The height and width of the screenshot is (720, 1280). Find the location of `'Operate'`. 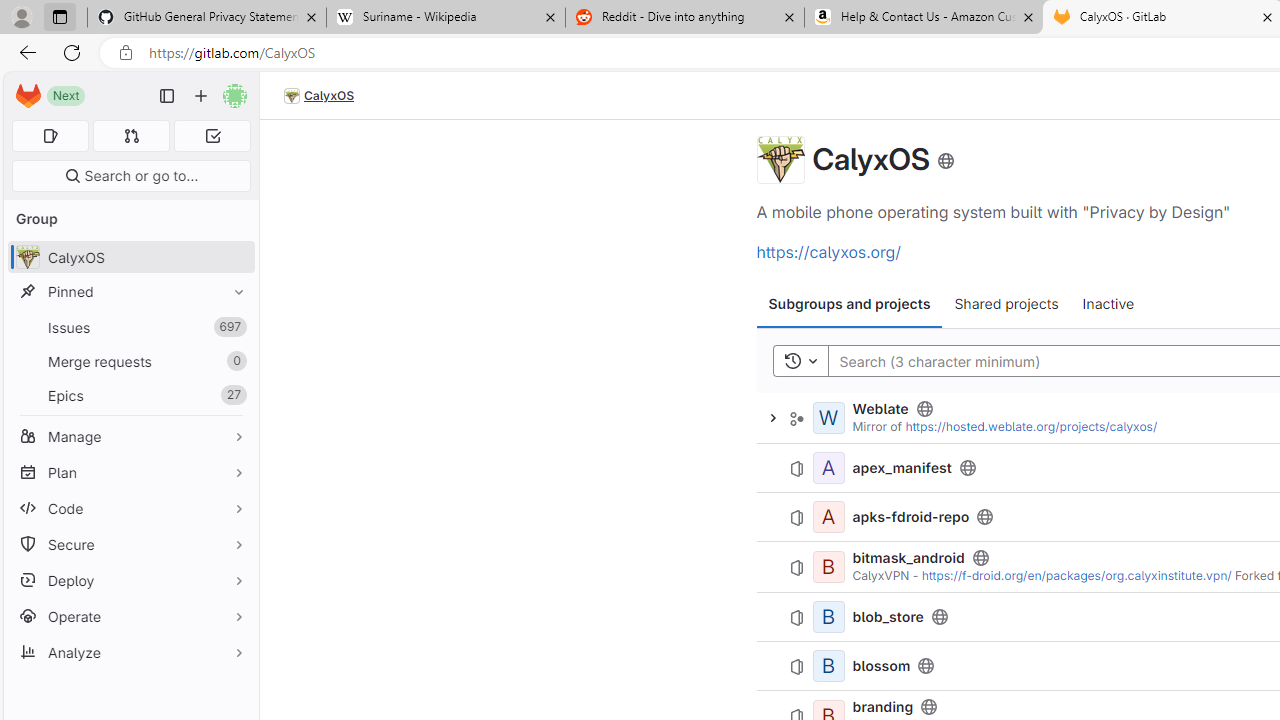

'Operate' is located at coordinates (130, 615).